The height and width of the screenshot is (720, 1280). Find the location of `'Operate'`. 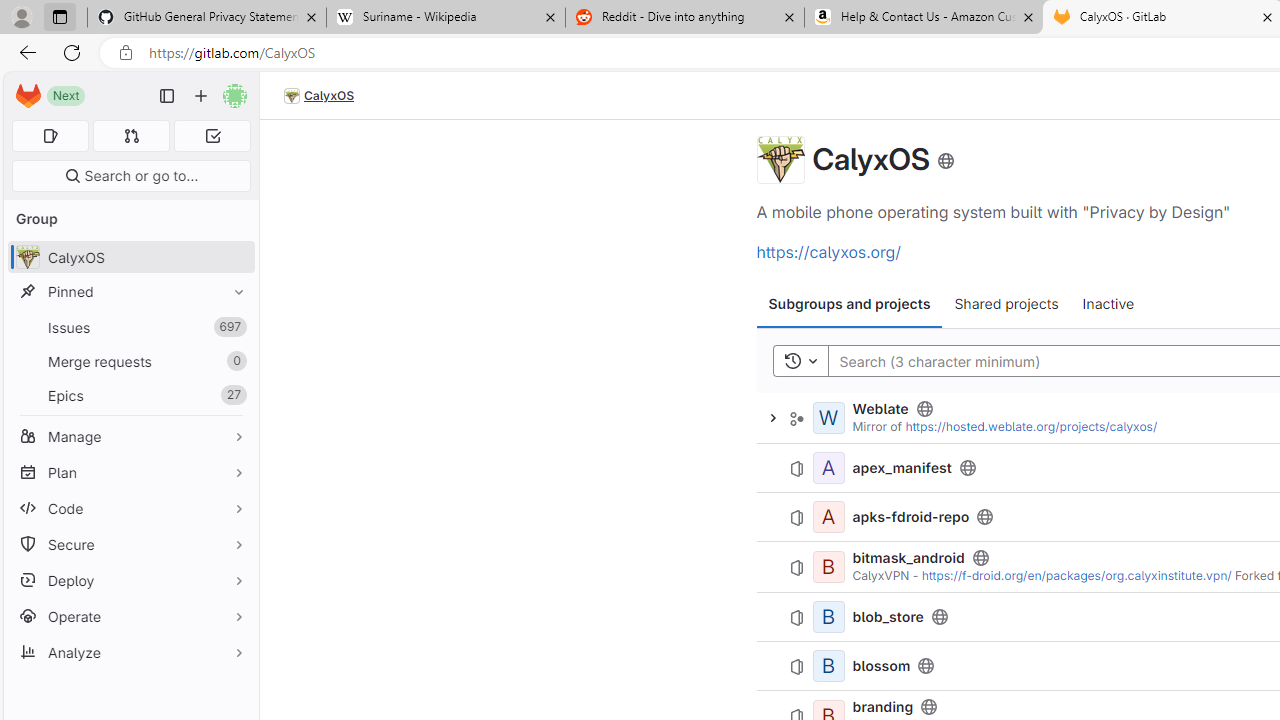

'Operate' is located at coordinates (130, 615).